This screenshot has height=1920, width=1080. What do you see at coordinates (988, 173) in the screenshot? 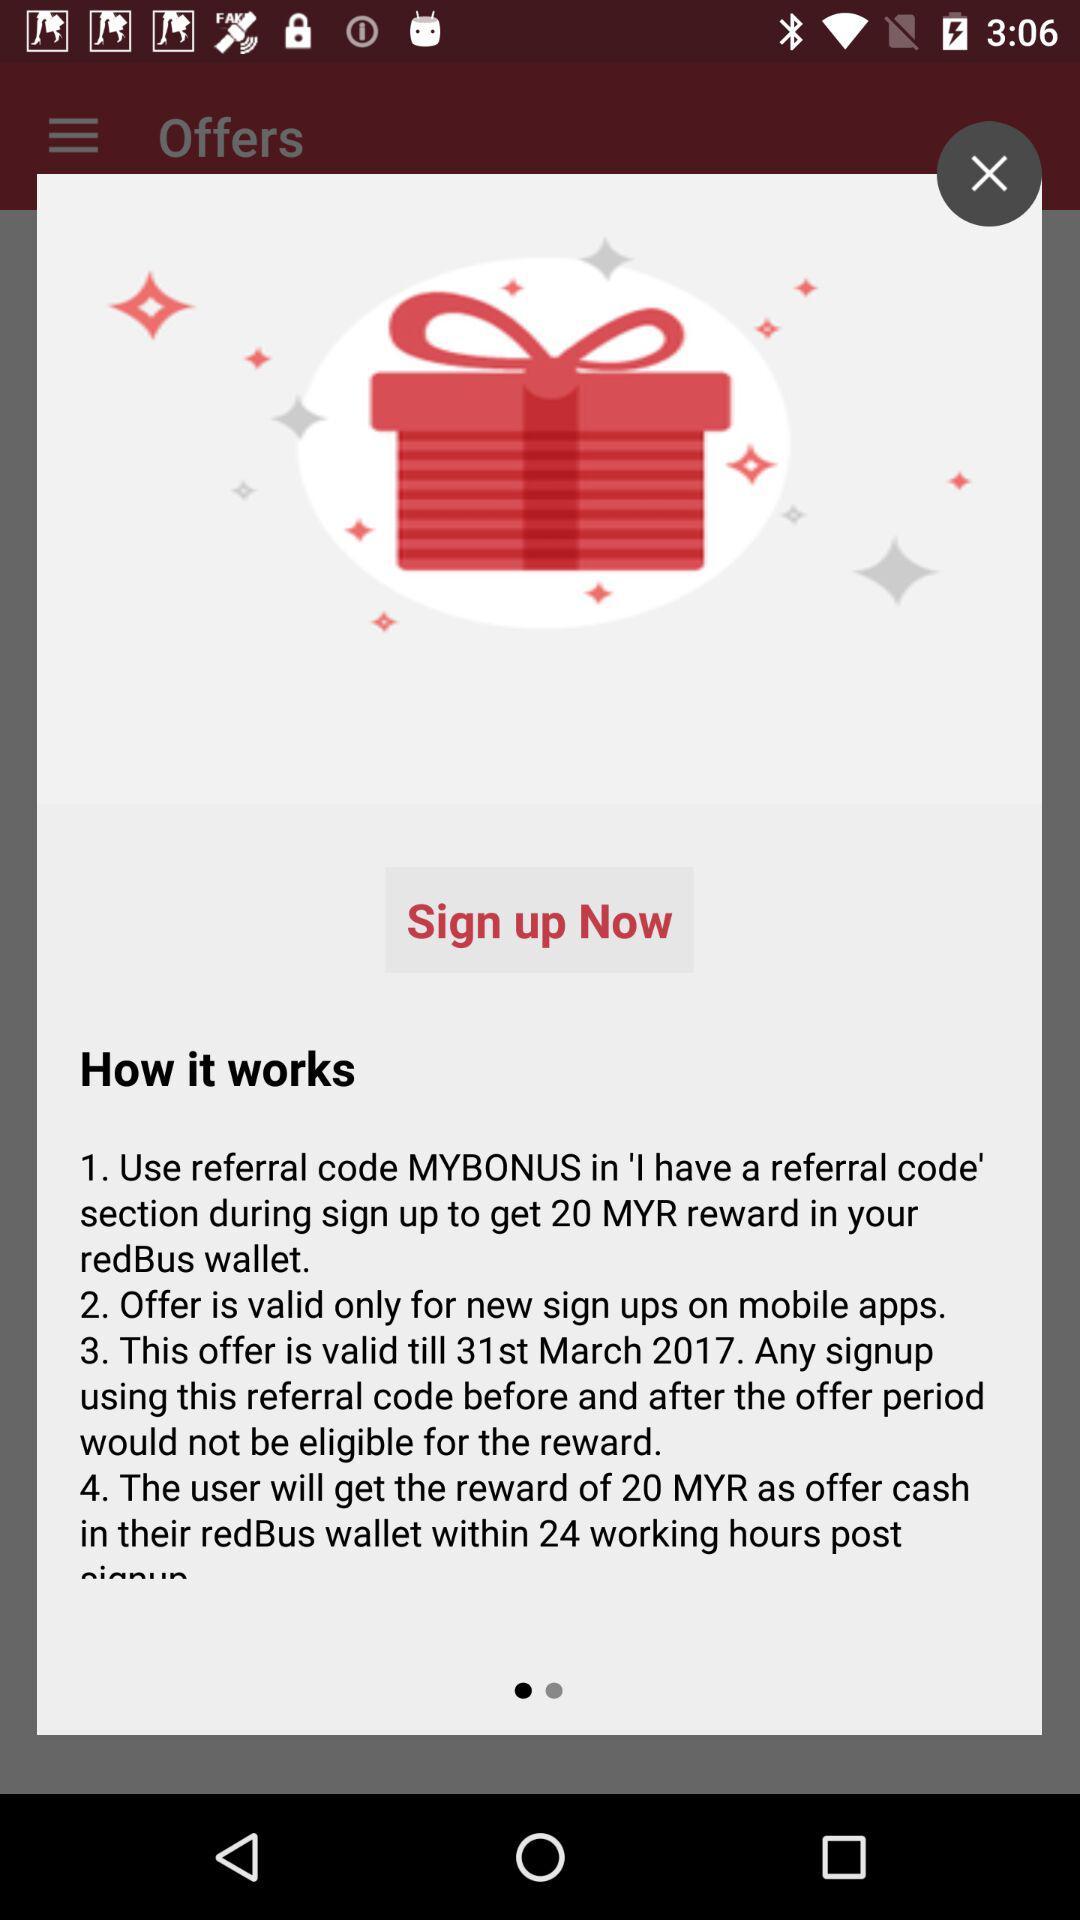
I see `the current window` at bounding box center [988, 173].